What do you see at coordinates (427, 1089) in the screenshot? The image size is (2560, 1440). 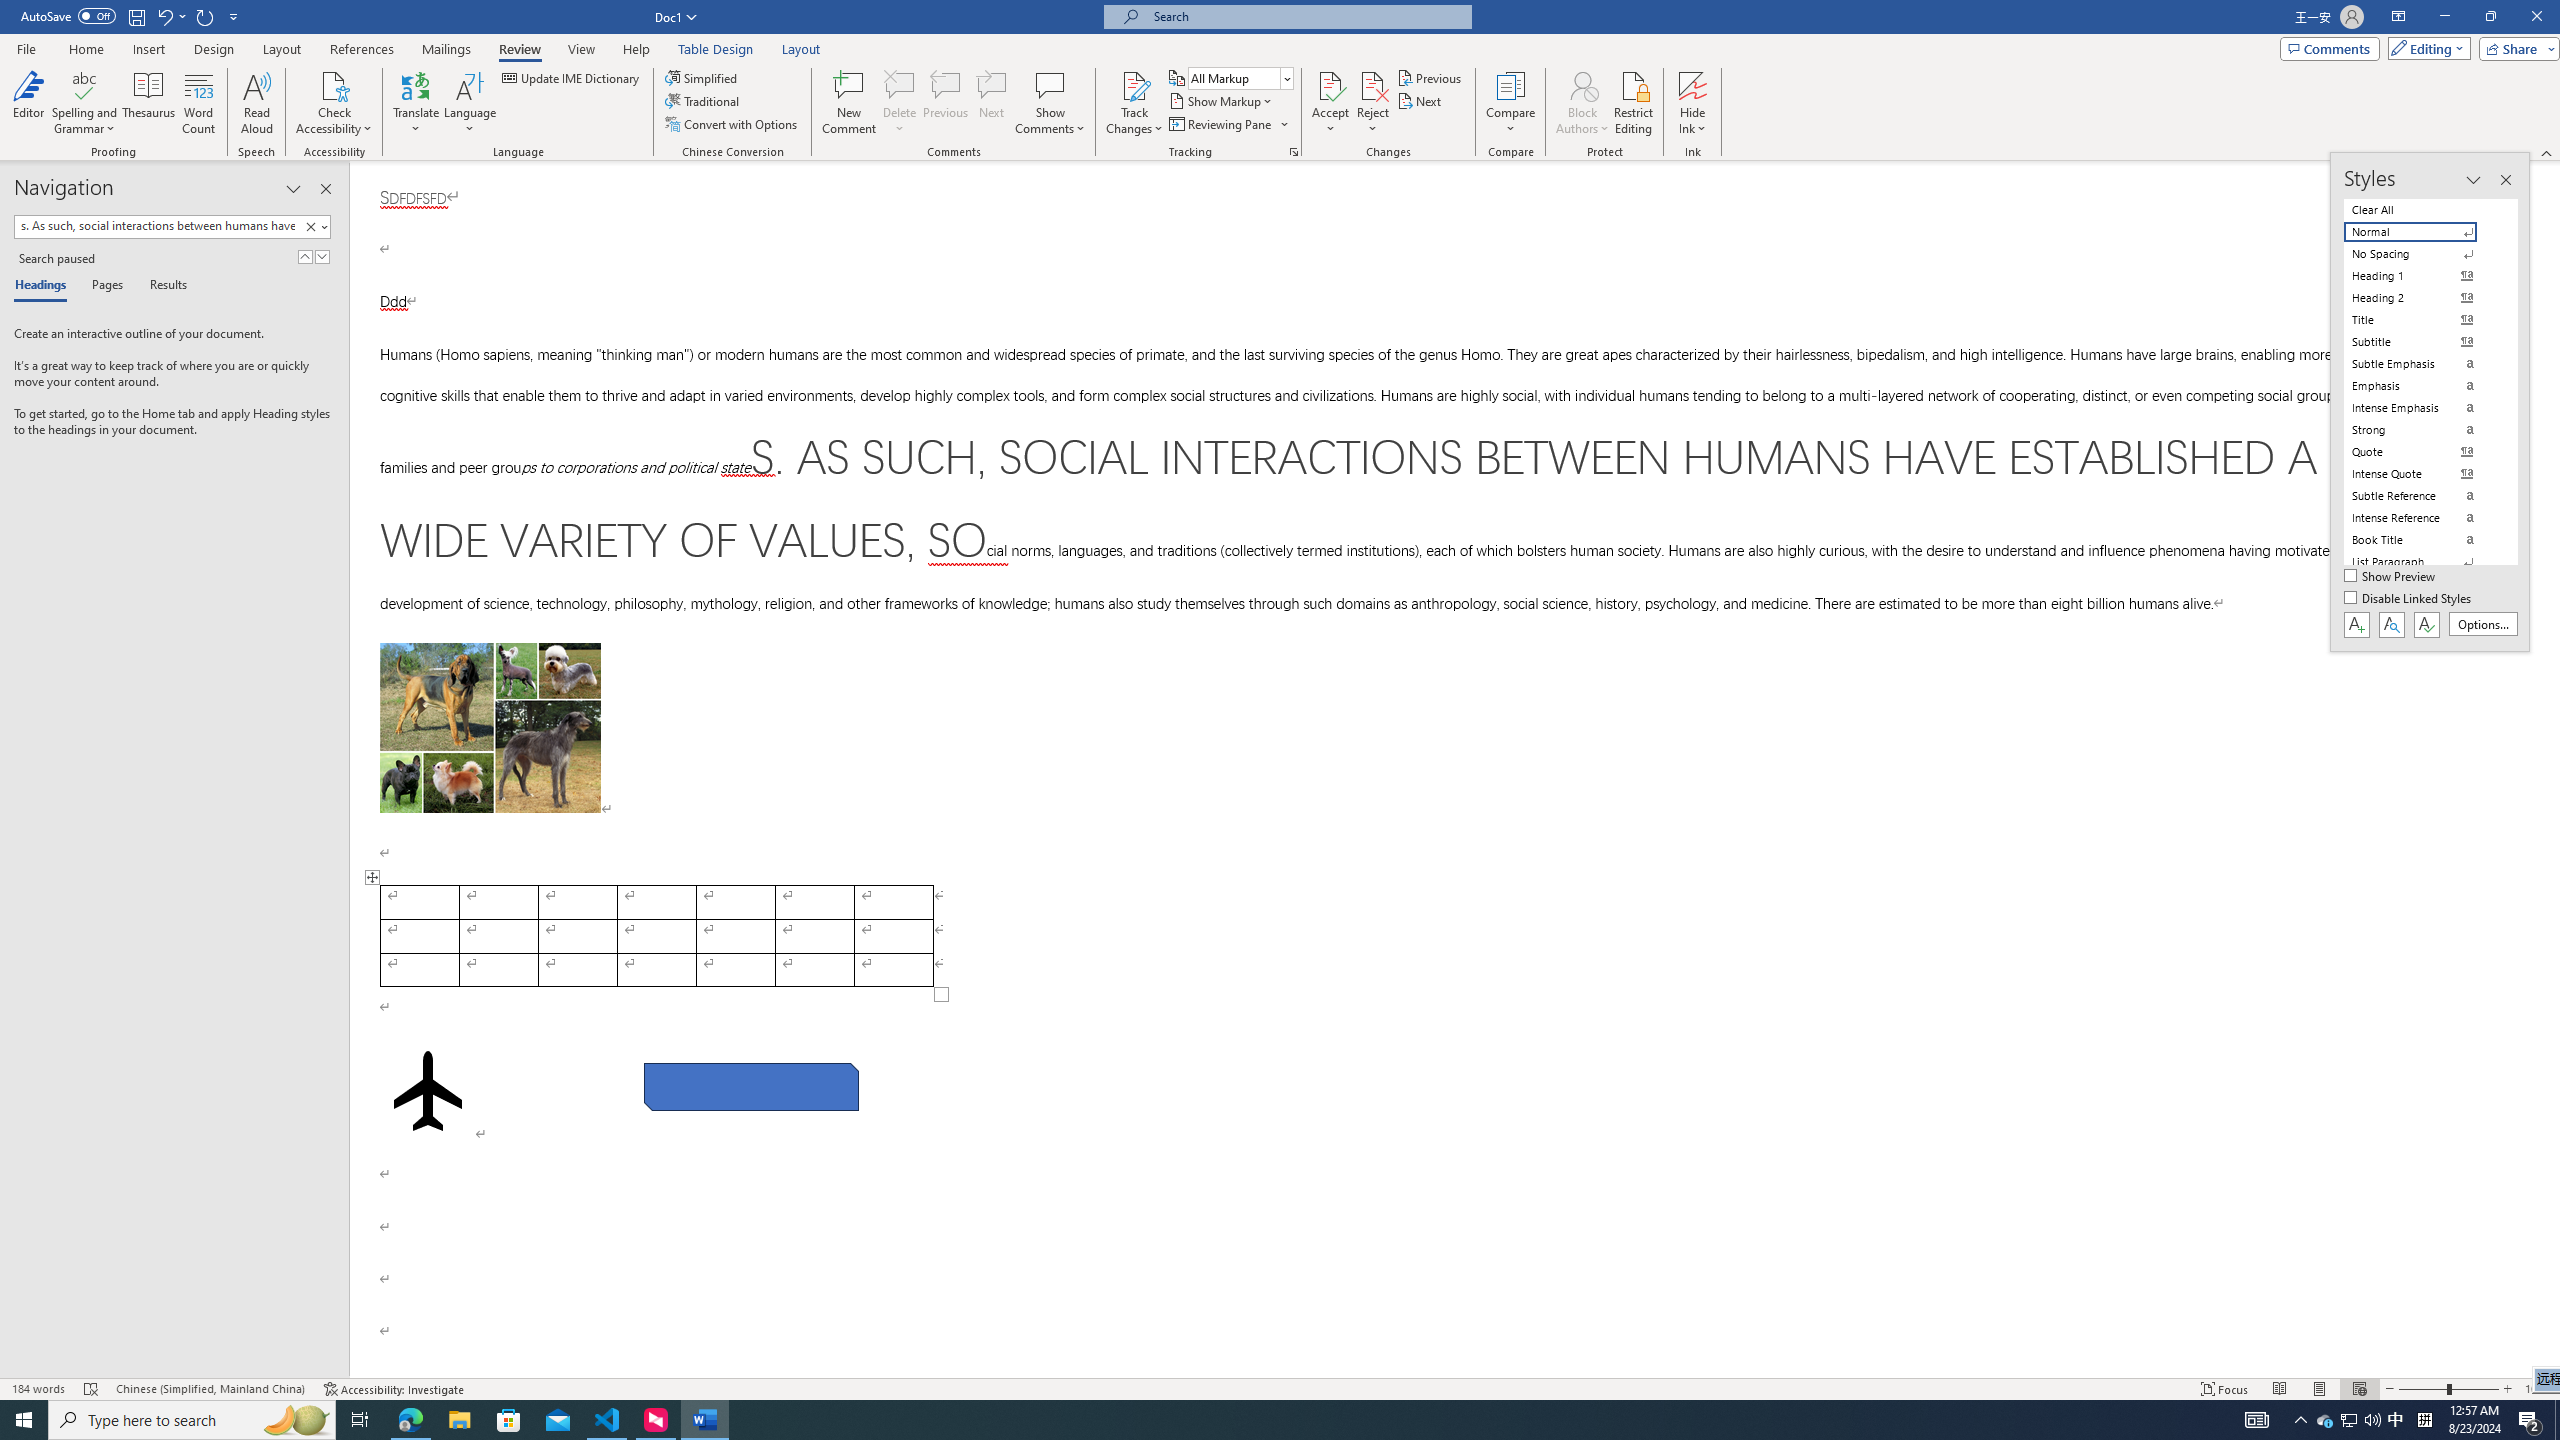 I see `'Airplane with solid fill'` at bounding box center [427, 1089].